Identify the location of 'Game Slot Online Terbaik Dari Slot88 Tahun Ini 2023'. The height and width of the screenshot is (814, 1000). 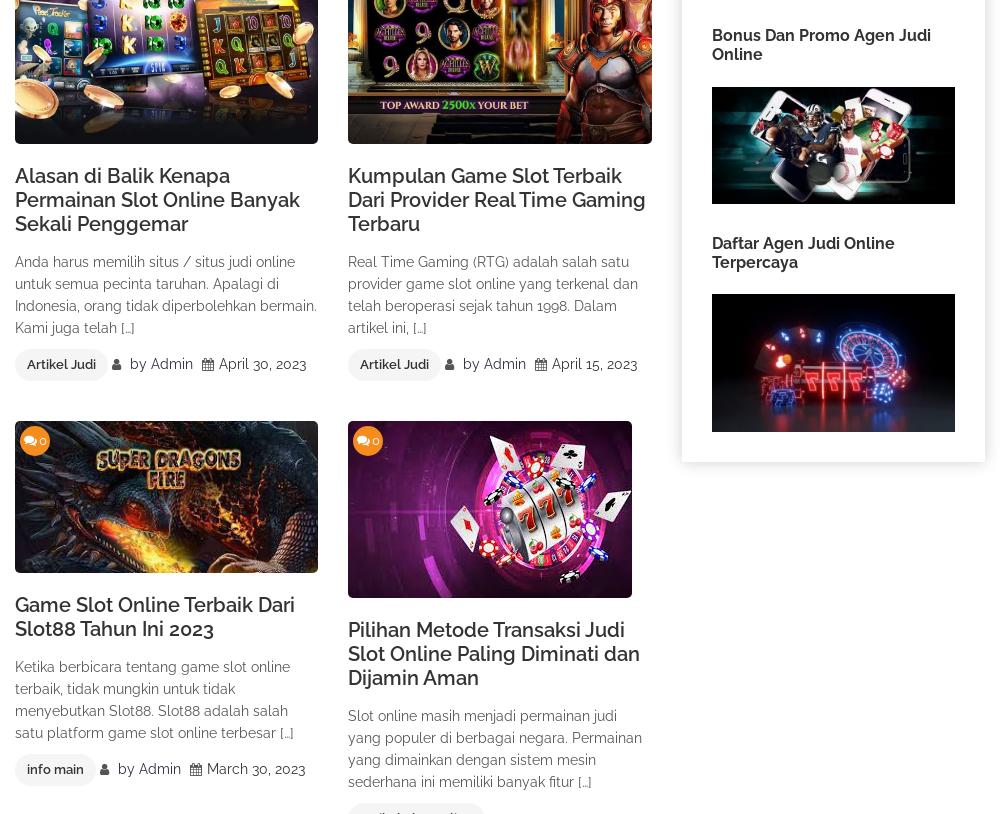
(155, 616).